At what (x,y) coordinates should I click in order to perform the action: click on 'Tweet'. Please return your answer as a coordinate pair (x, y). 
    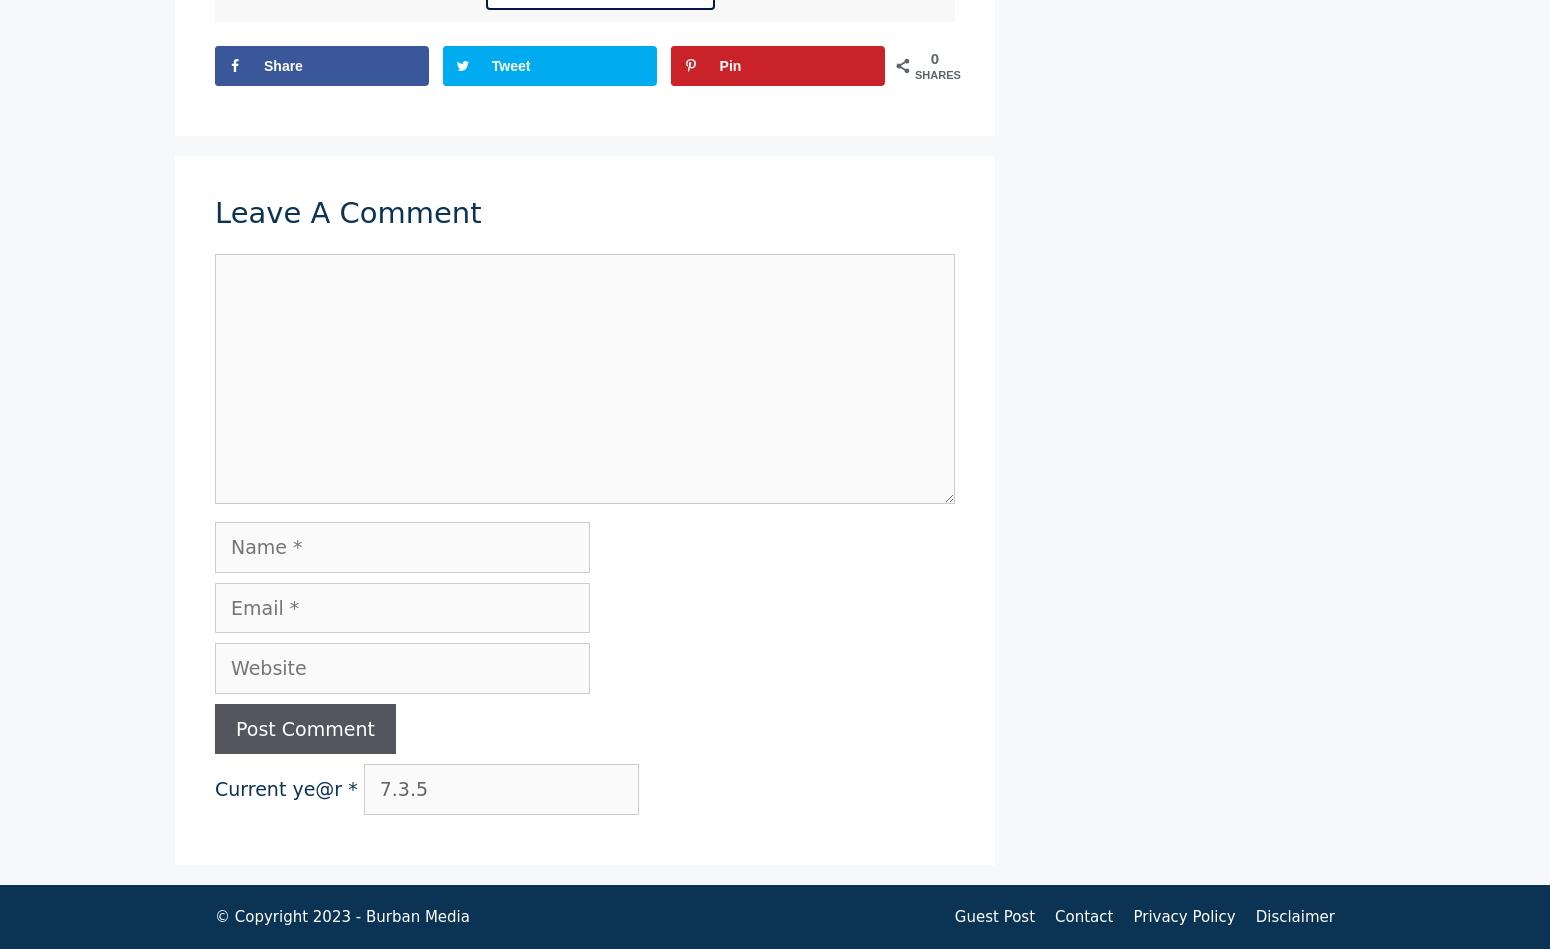
    Looking at the image, I should click on (490, 65).